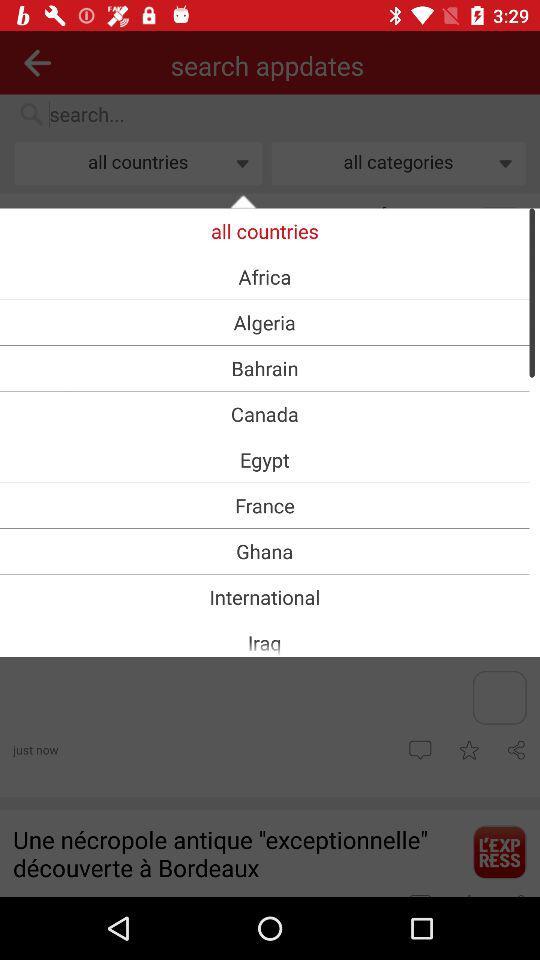  What do you see at coordinates (264, 641) in the screenshot?
I see `iraq icon` at bounding box center [264, 641].